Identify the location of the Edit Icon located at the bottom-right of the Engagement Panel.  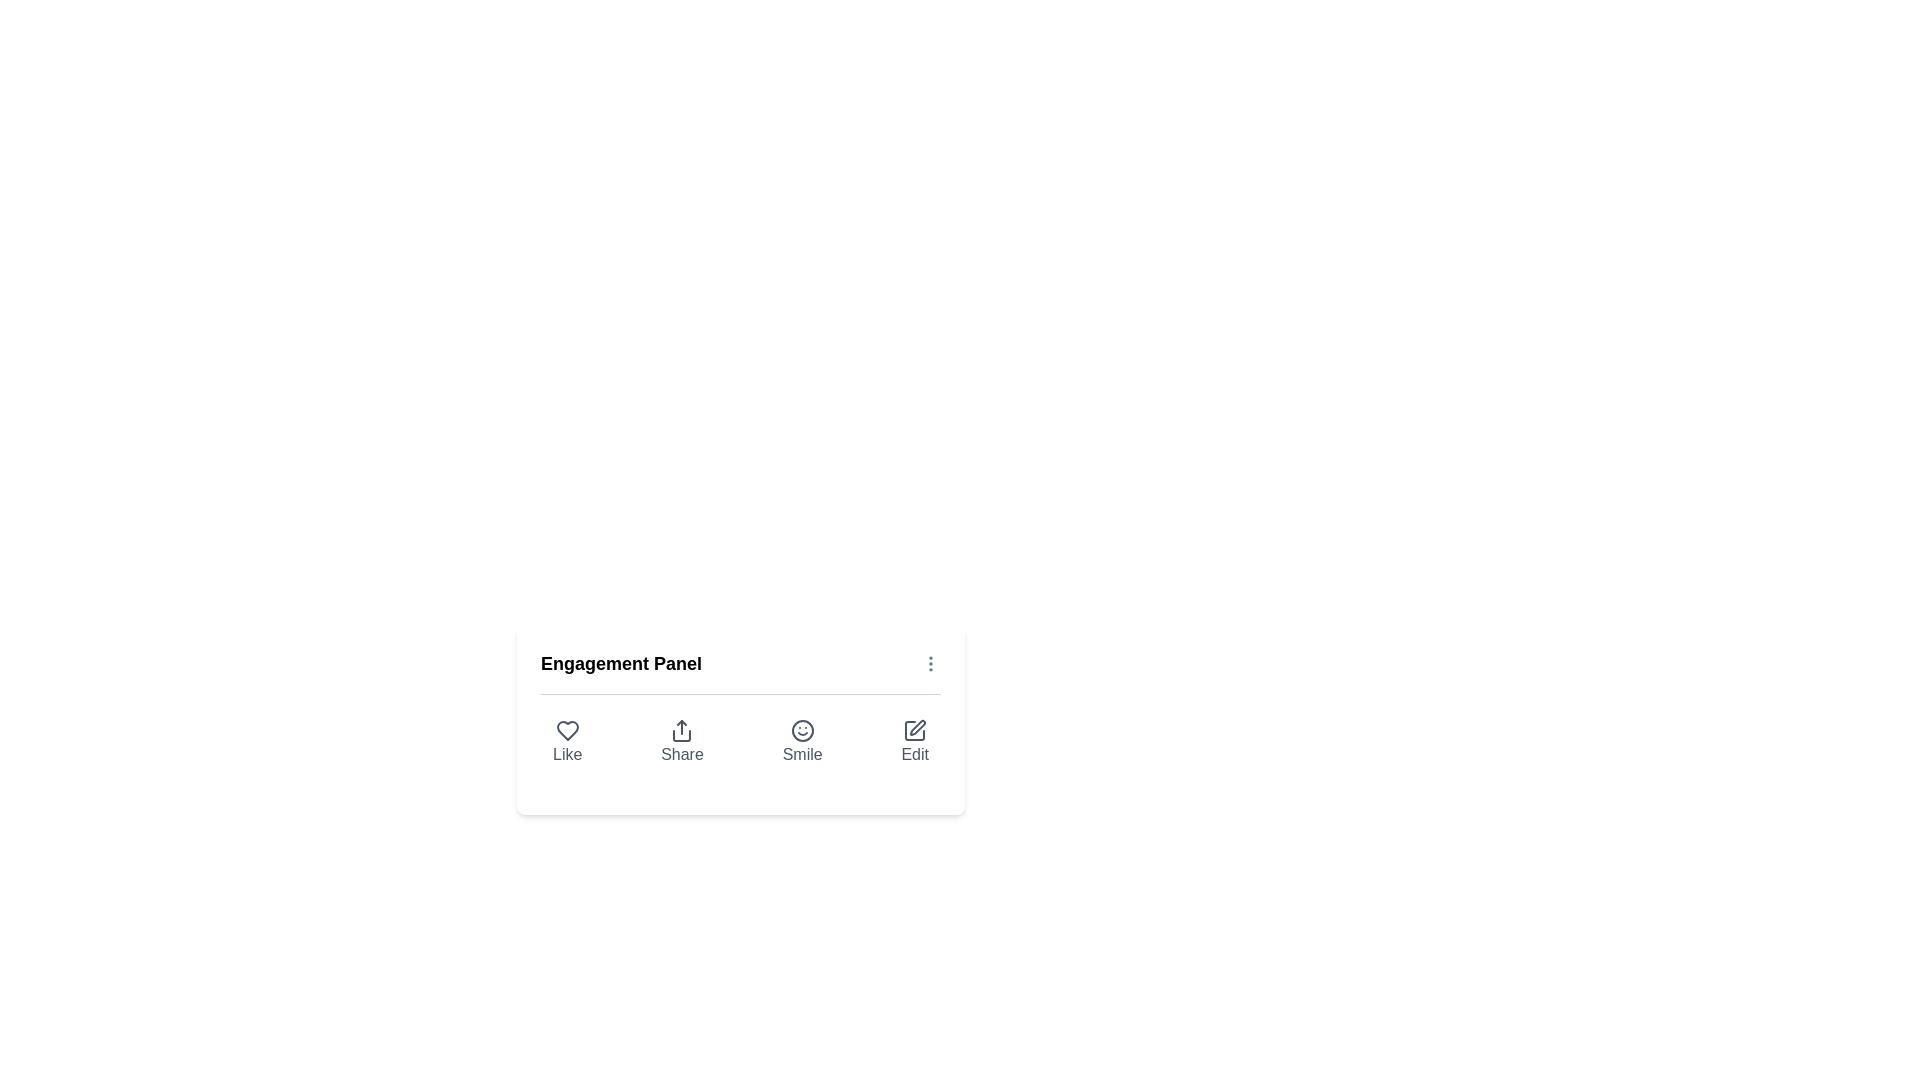
(917, 728).